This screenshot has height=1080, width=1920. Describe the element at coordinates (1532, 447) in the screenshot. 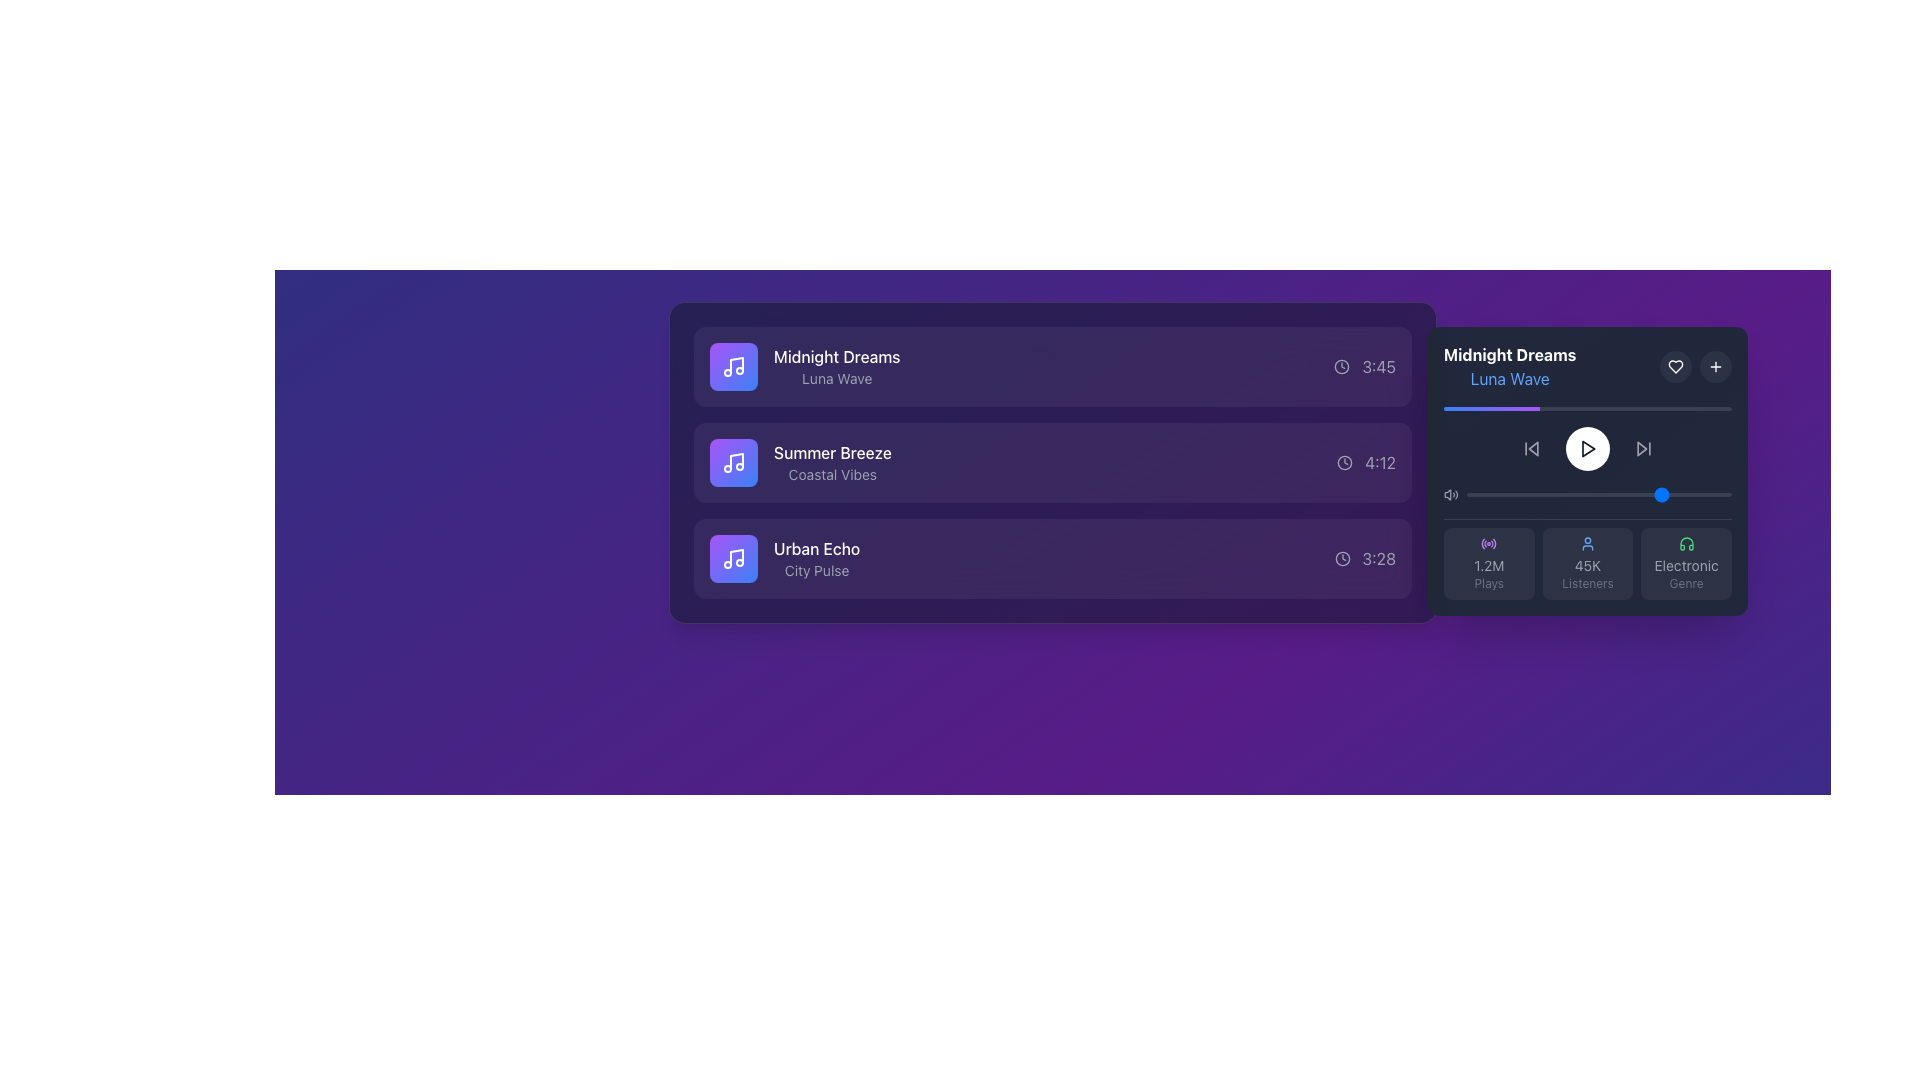

I see `the leftward-pointing triangular shape within the SVG icon of the media player interface, which is styled with no fill and a stroke property` at that location.